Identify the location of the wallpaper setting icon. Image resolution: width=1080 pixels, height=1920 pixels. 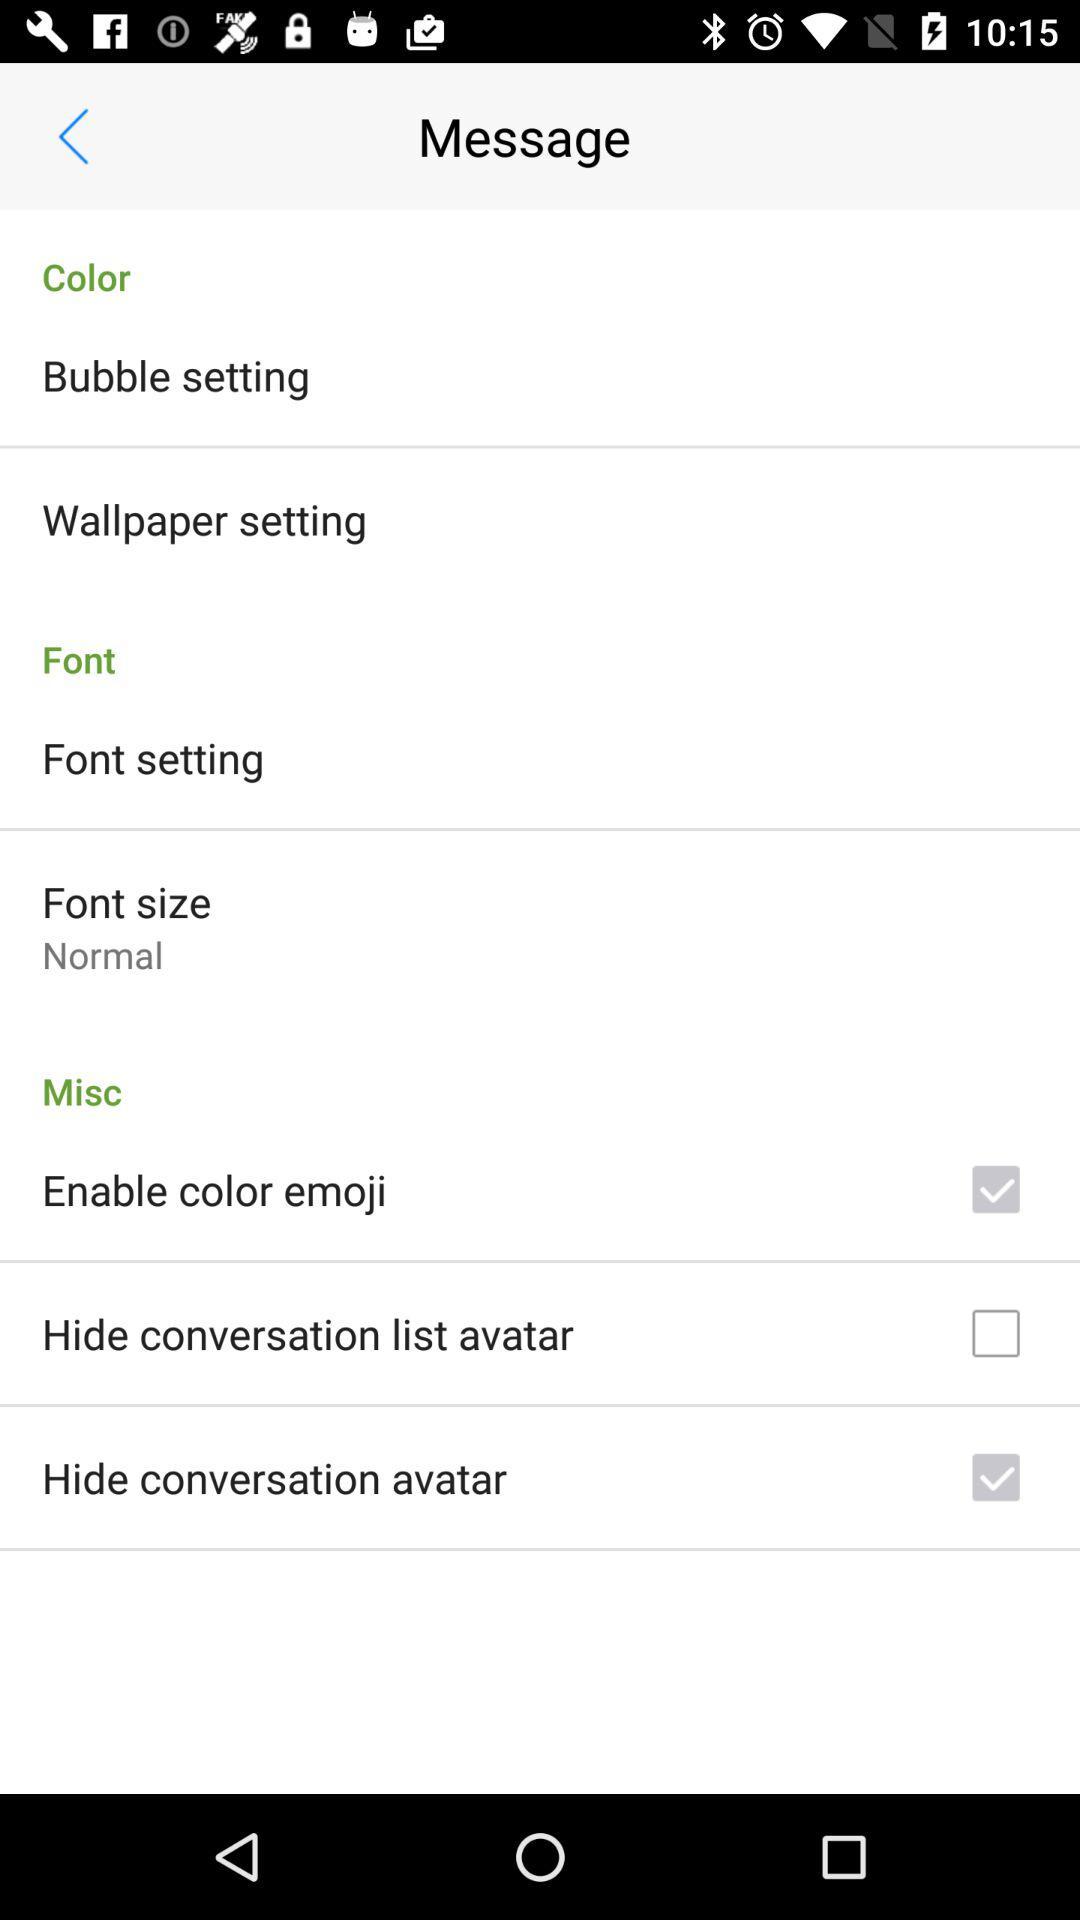
(204, 518).